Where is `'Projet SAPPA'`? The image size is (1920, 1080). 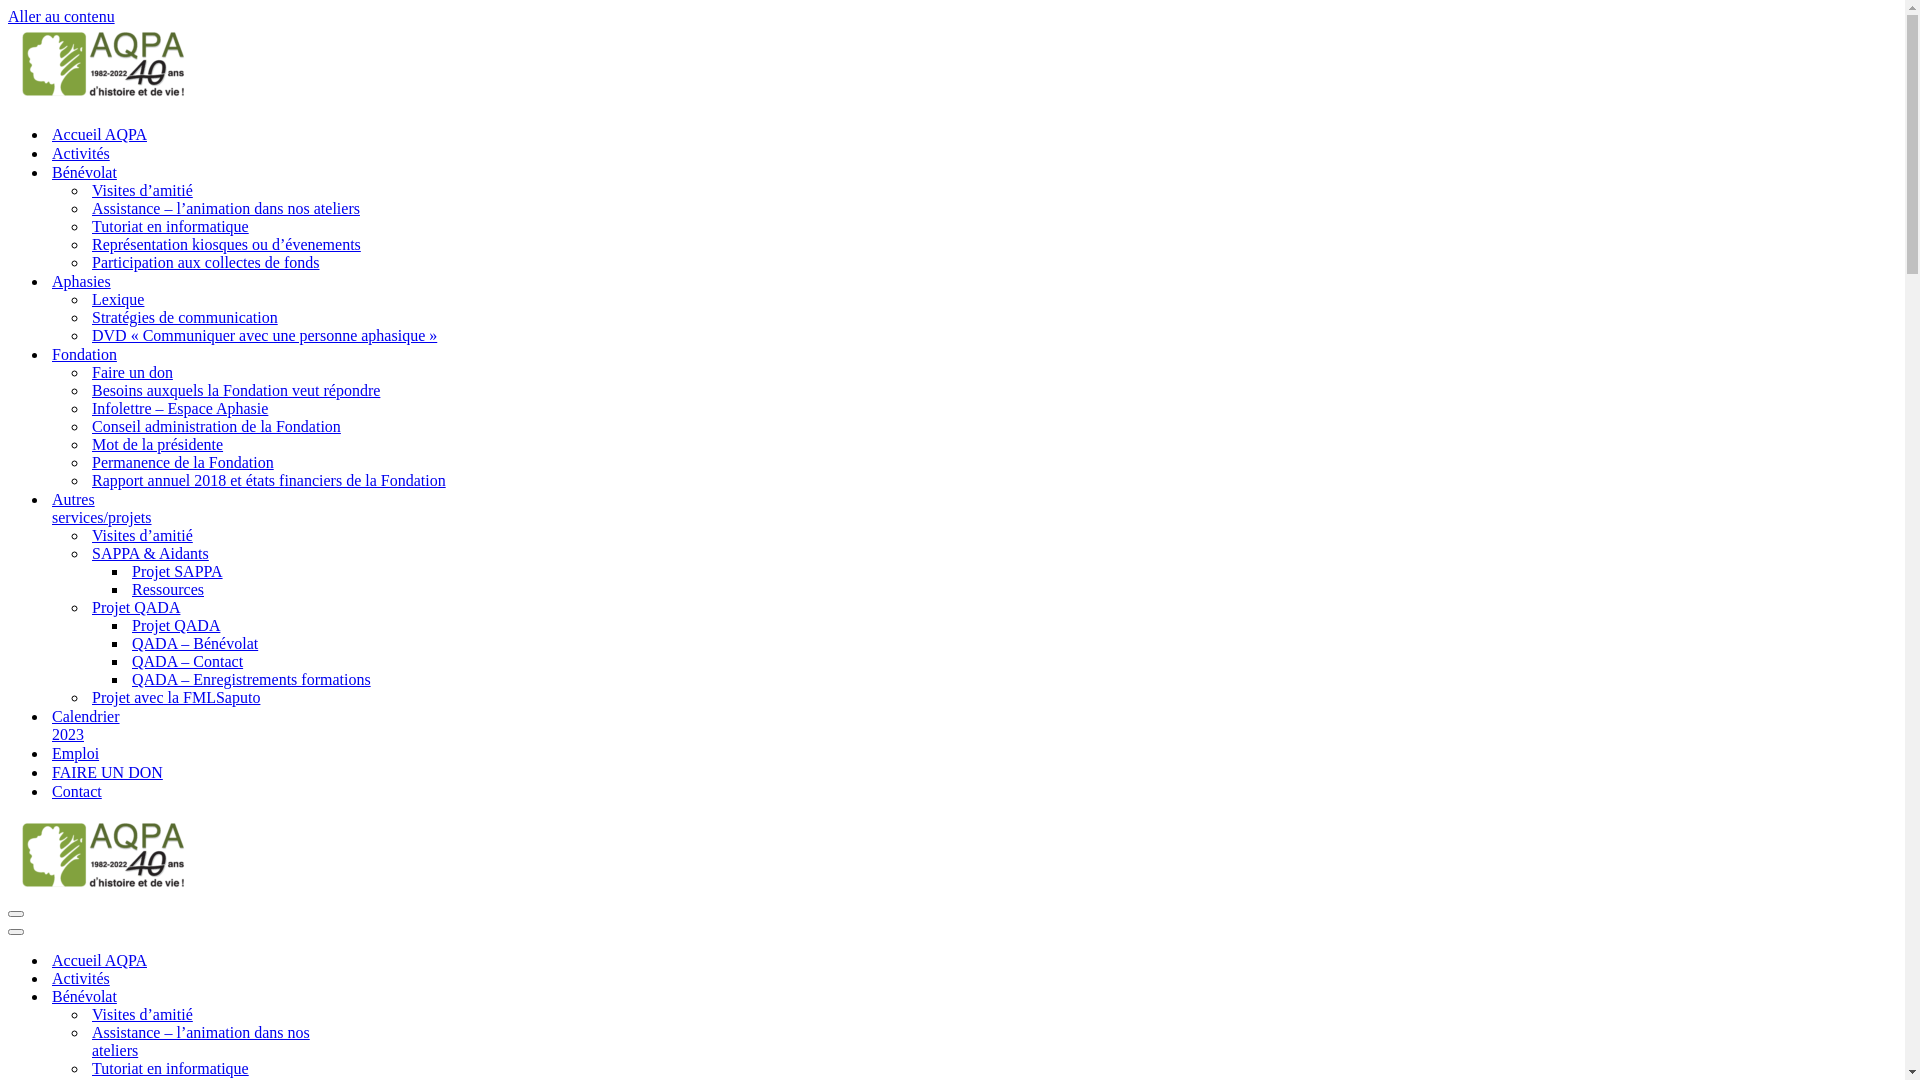
'Projet SAPPA' is located at coordinates (177, 571).